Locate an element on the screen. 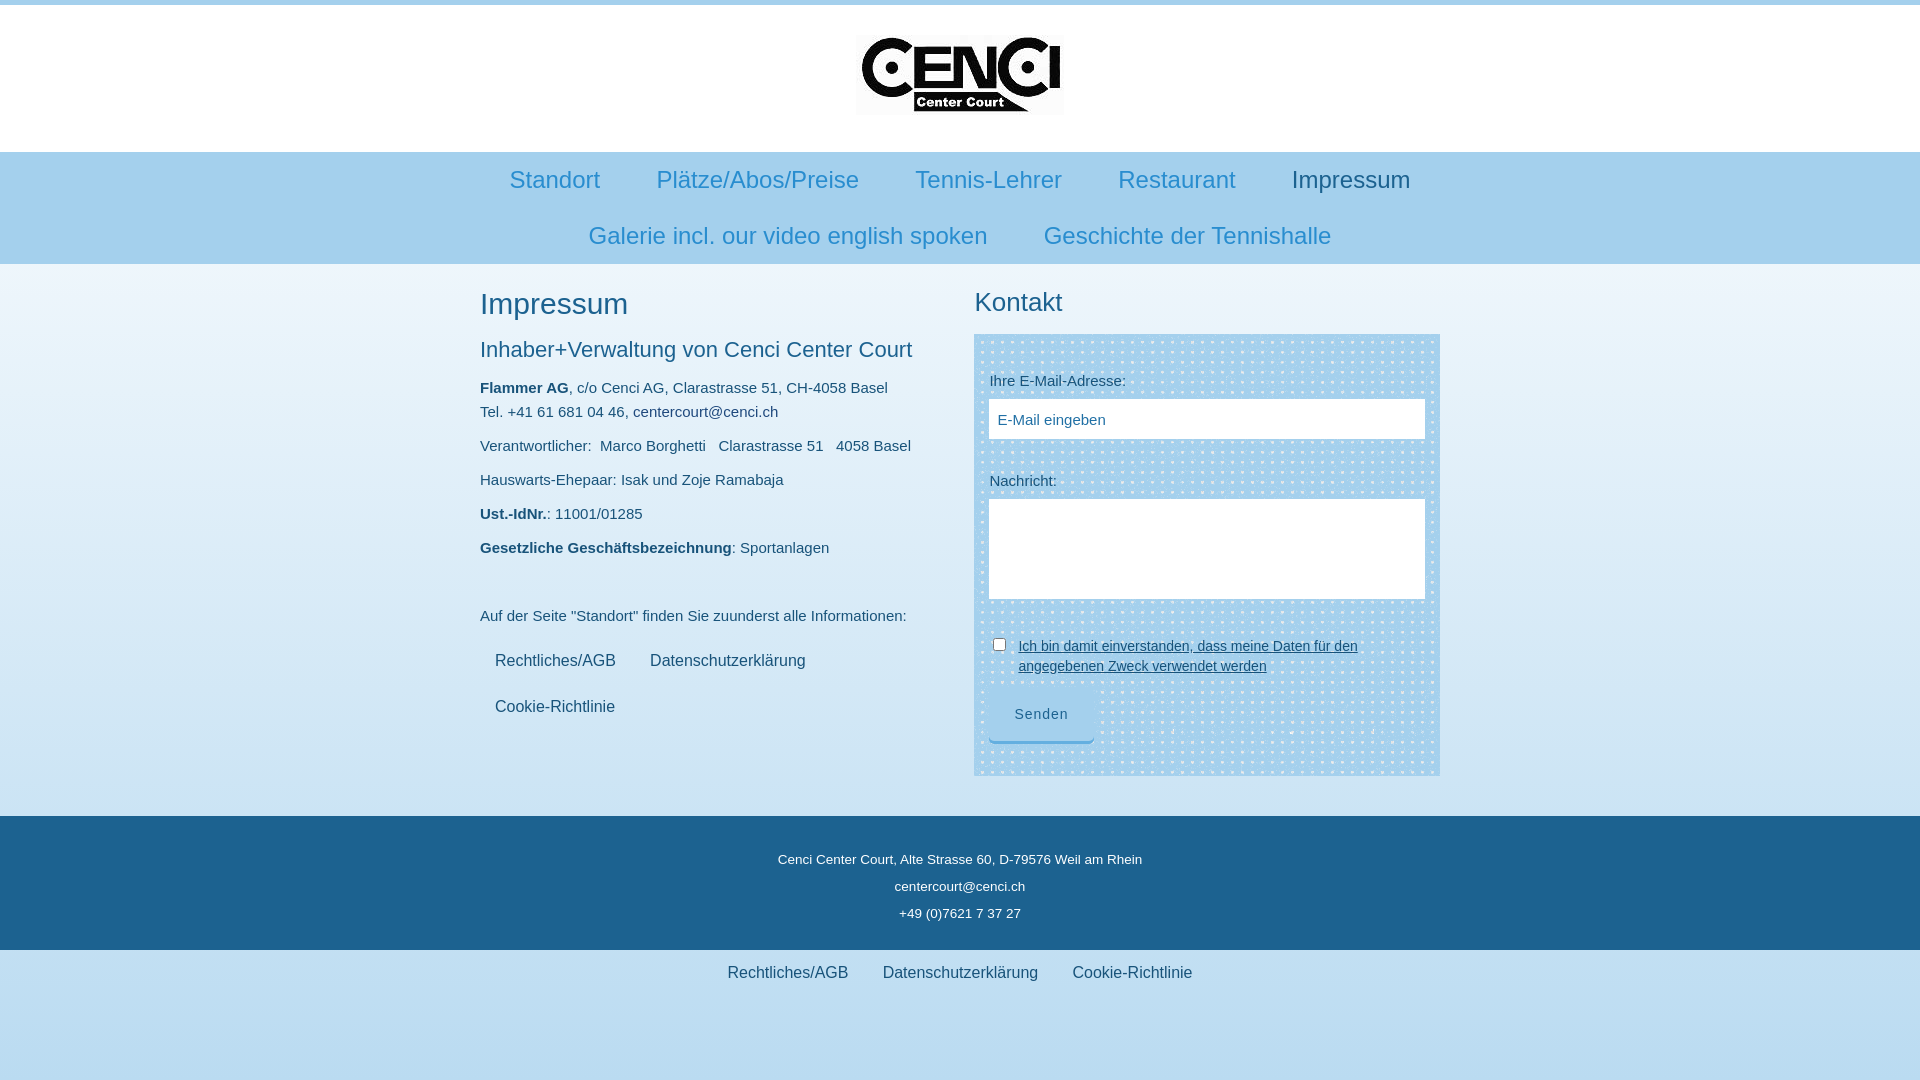  'Cookie-Richtlinie' is located at coordinates (1055, 971).